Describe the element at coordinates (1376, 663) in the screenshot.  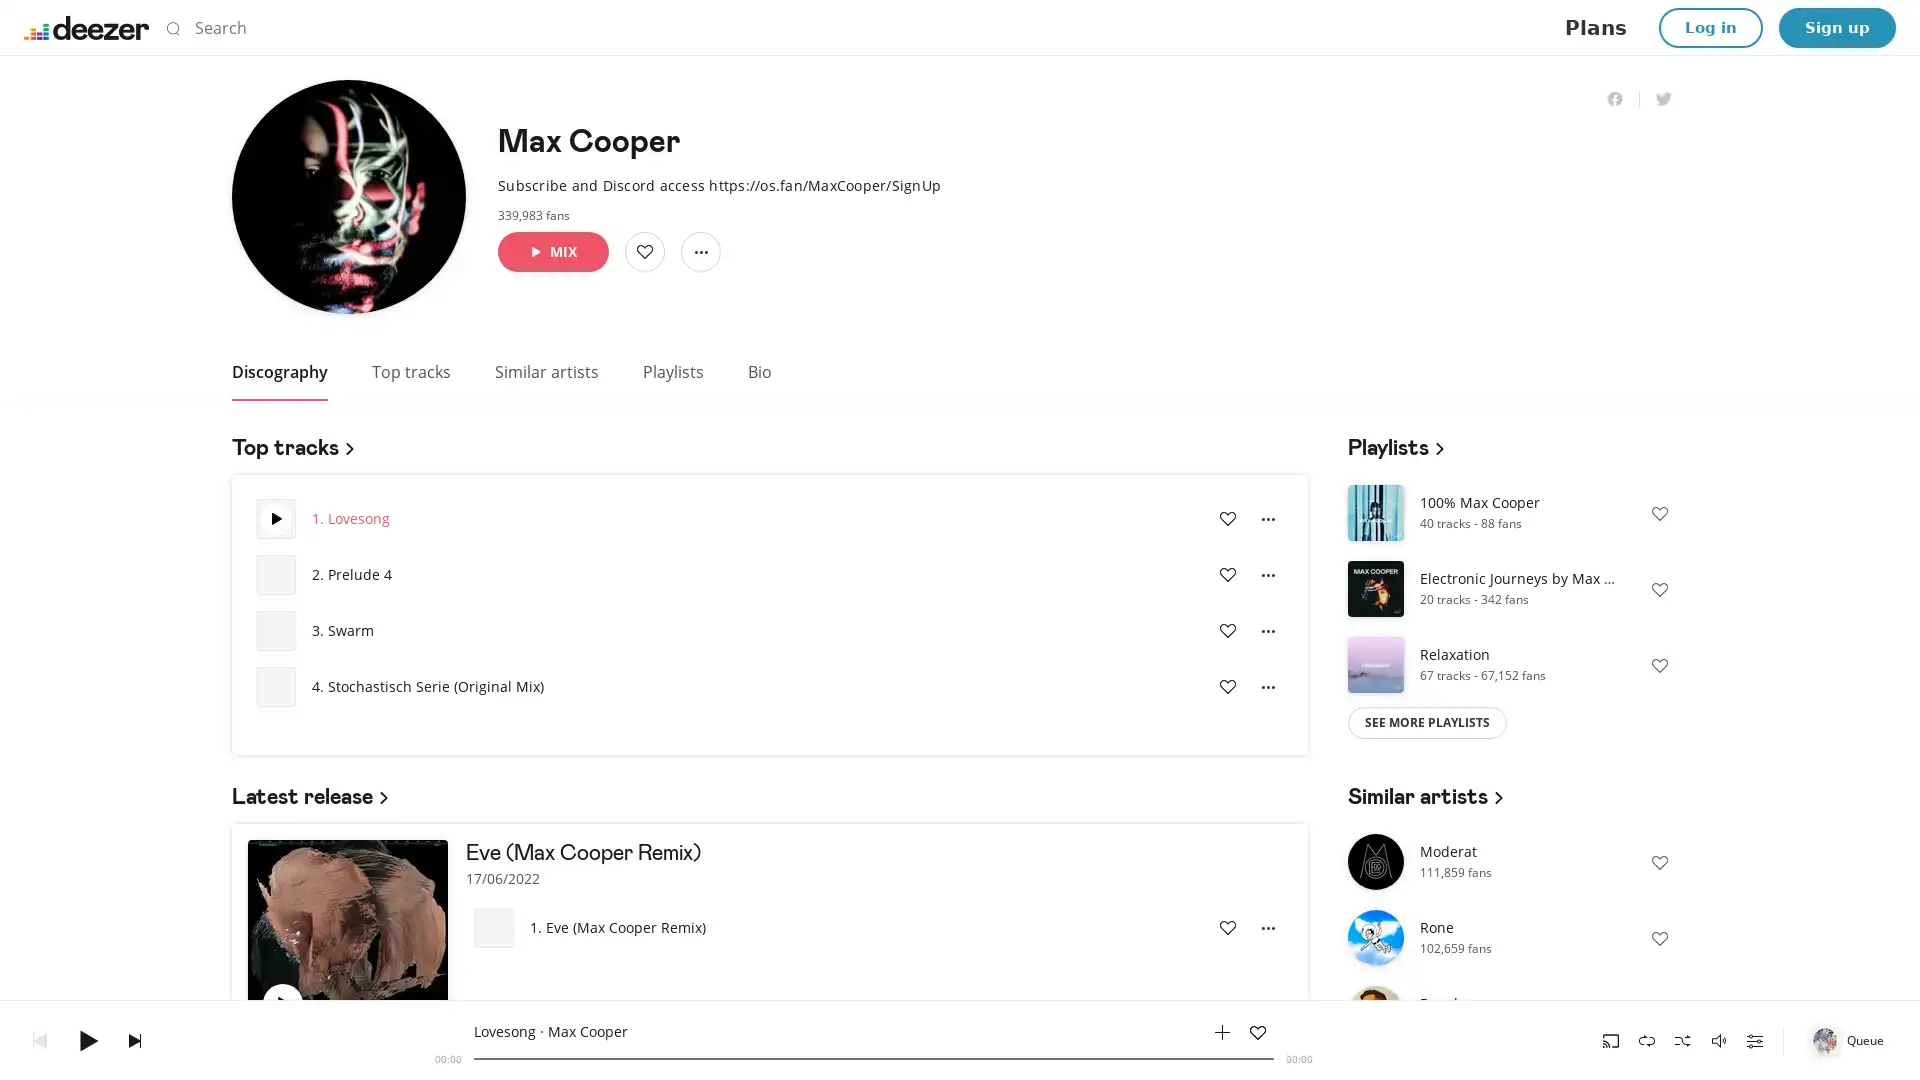
I see `Play` at that location.